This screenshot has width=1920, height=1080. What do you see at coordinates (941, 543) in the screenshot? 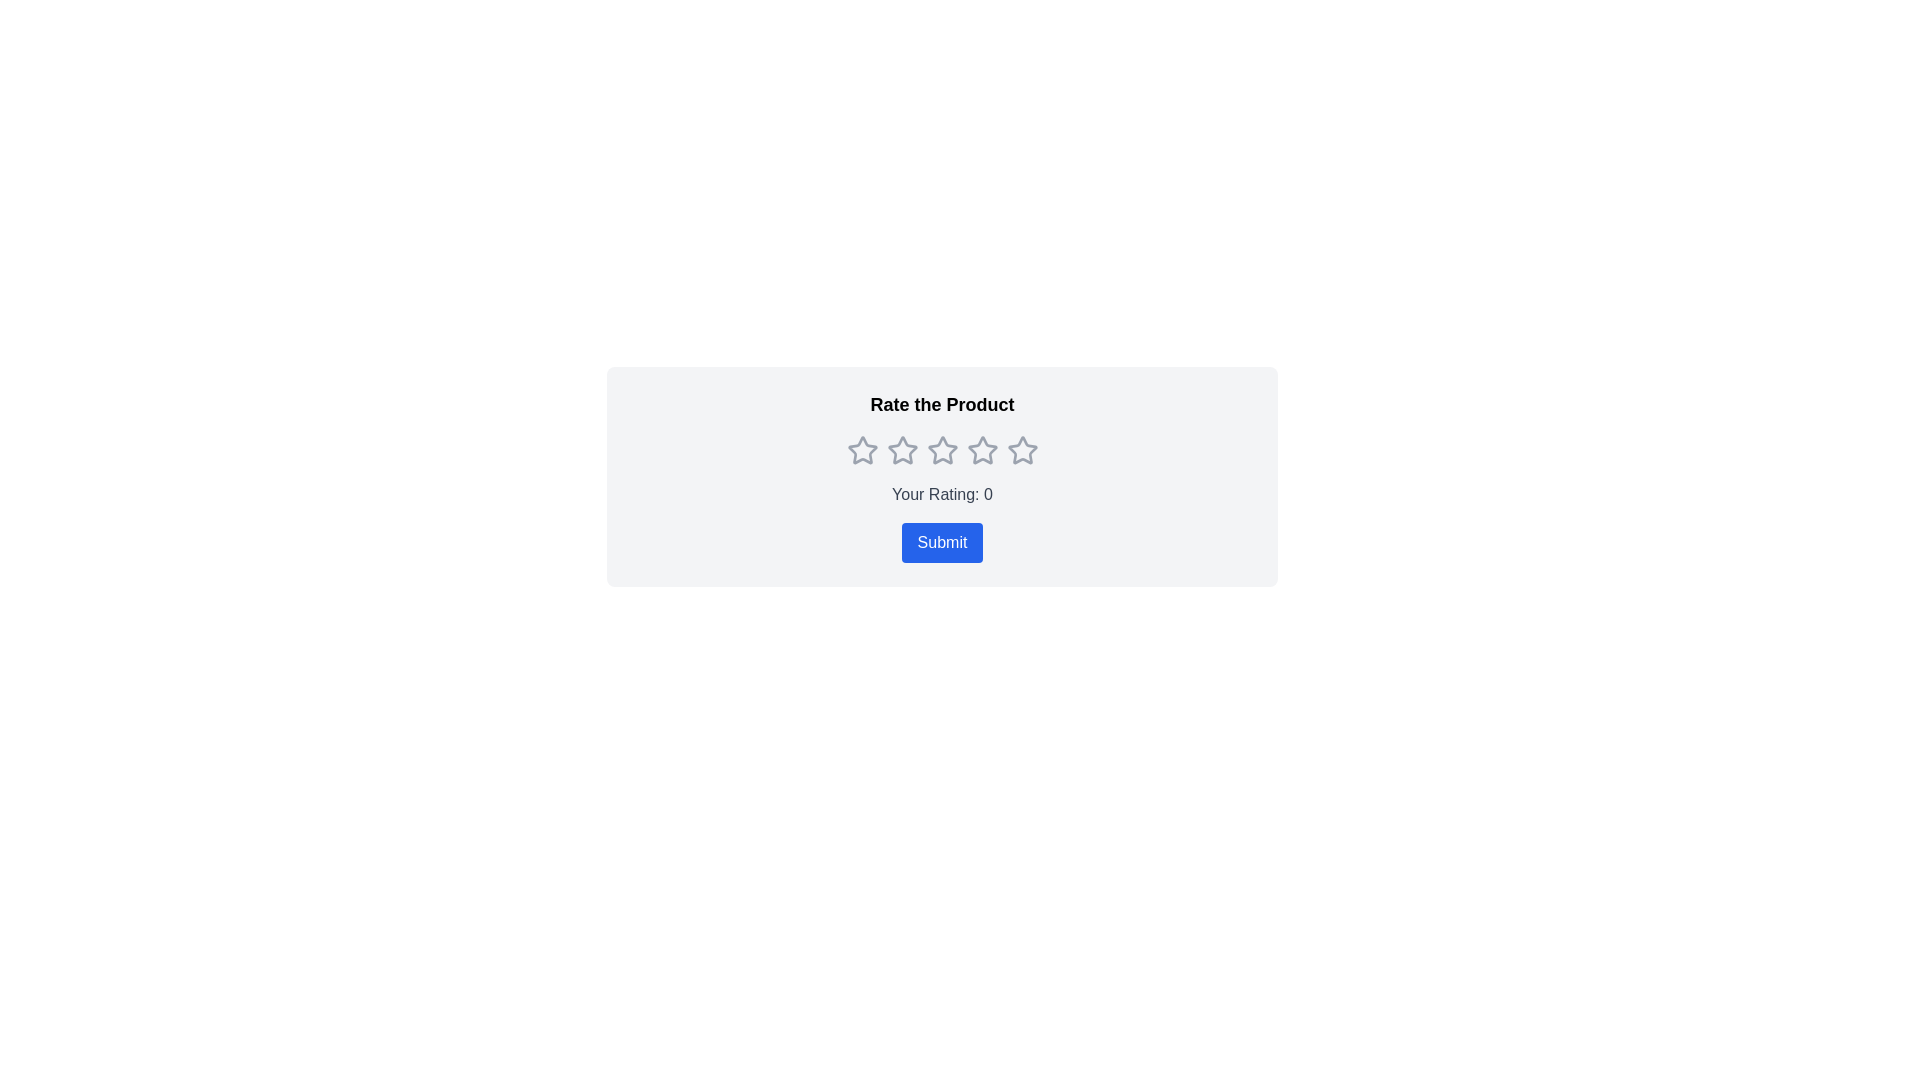
I see `the 'Submit' button, which is a rectangular button with a blue background and white text, located beneath the text 'Your Rating: 0'` at bounding box center [941, 543].